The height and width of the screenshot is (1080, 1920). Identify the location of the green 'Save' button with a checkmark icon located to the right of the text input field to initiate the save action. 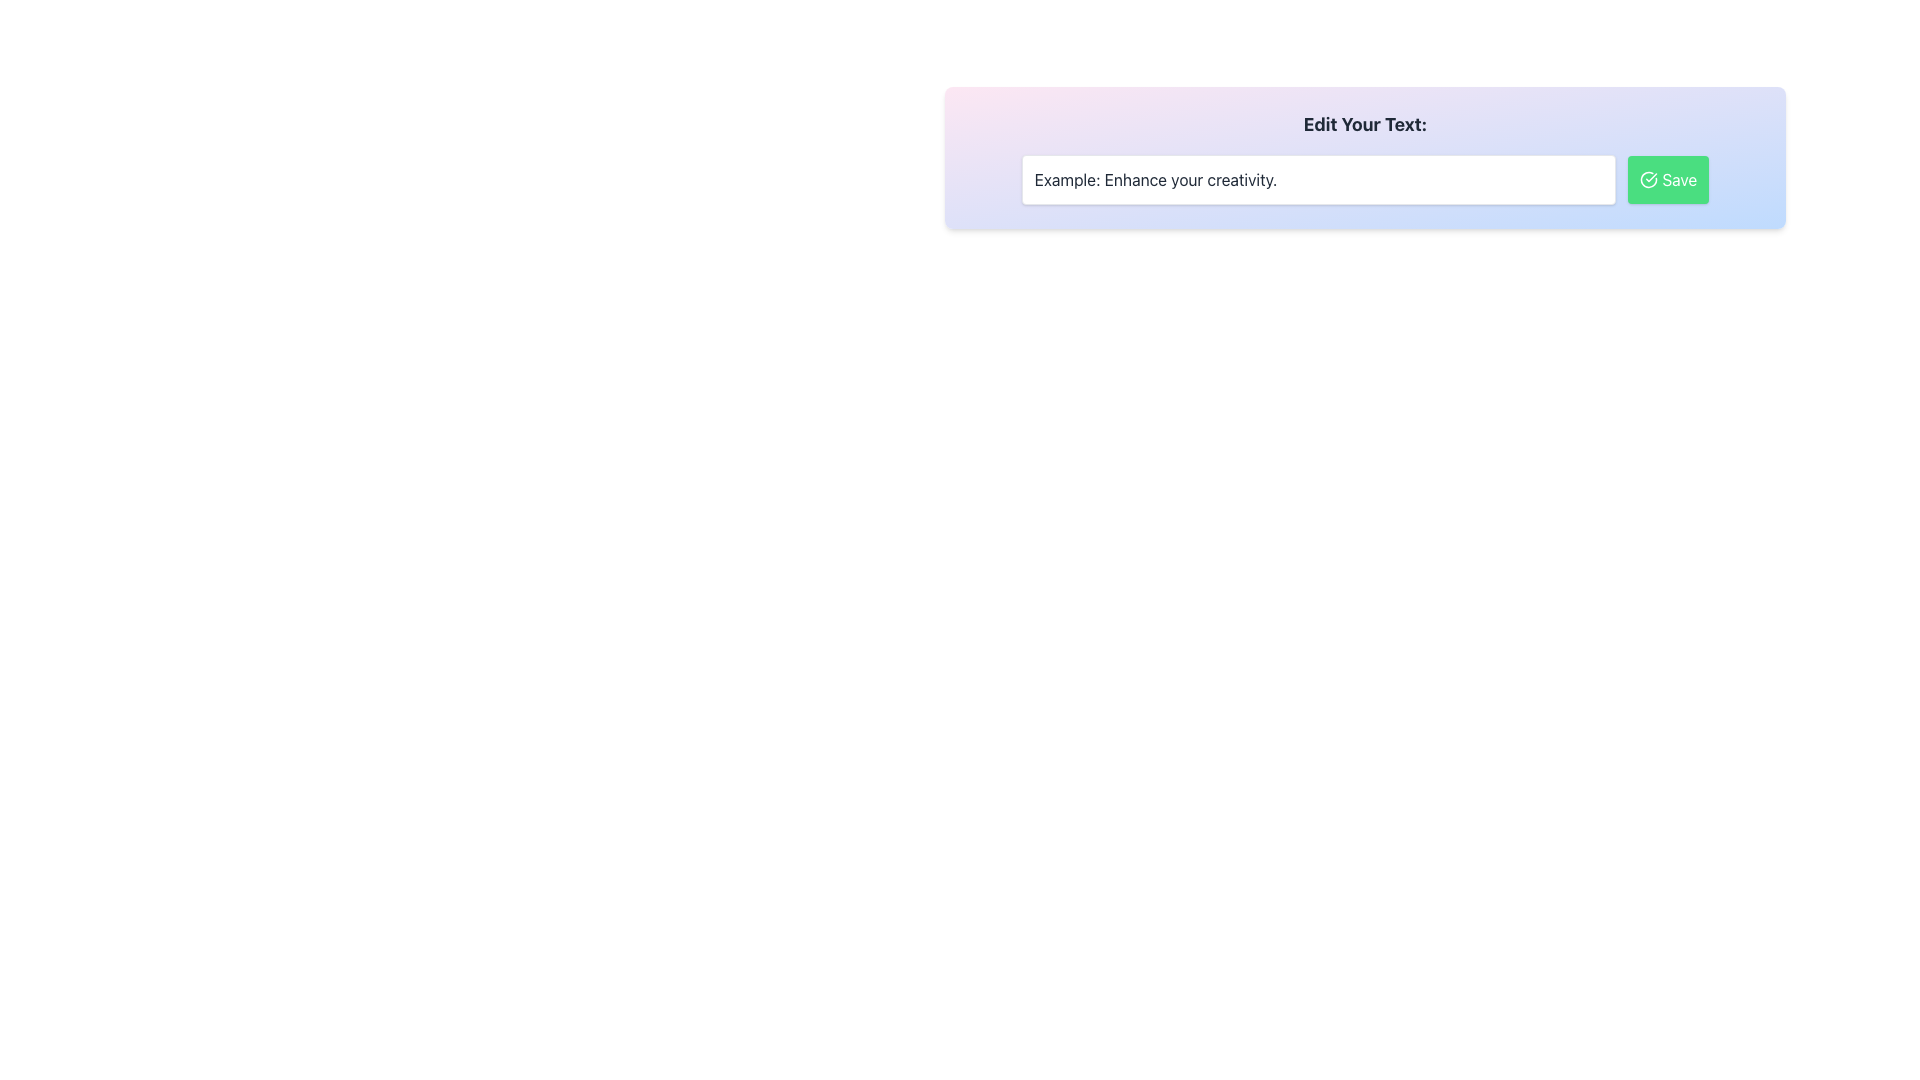
(1668, 180).